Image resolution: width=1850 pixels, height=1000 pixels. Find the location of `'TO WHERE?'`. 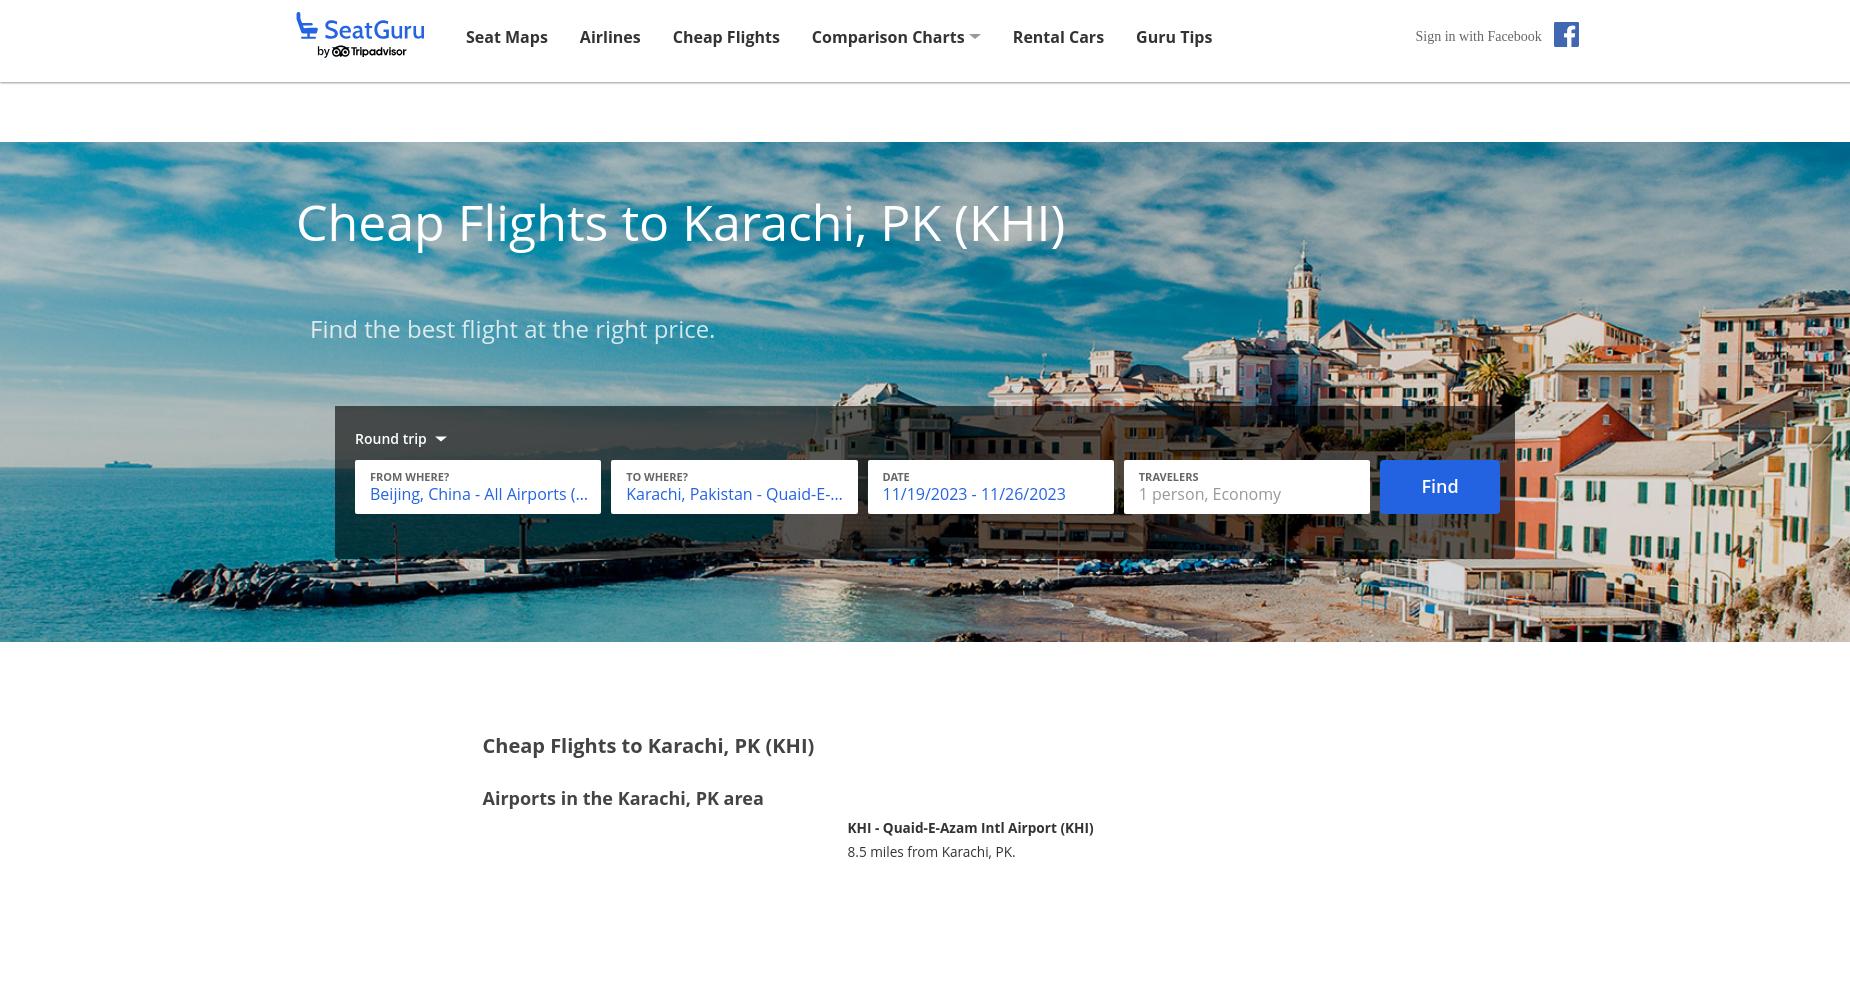

'TO WHERE?' is located at coordinates (626, 475).